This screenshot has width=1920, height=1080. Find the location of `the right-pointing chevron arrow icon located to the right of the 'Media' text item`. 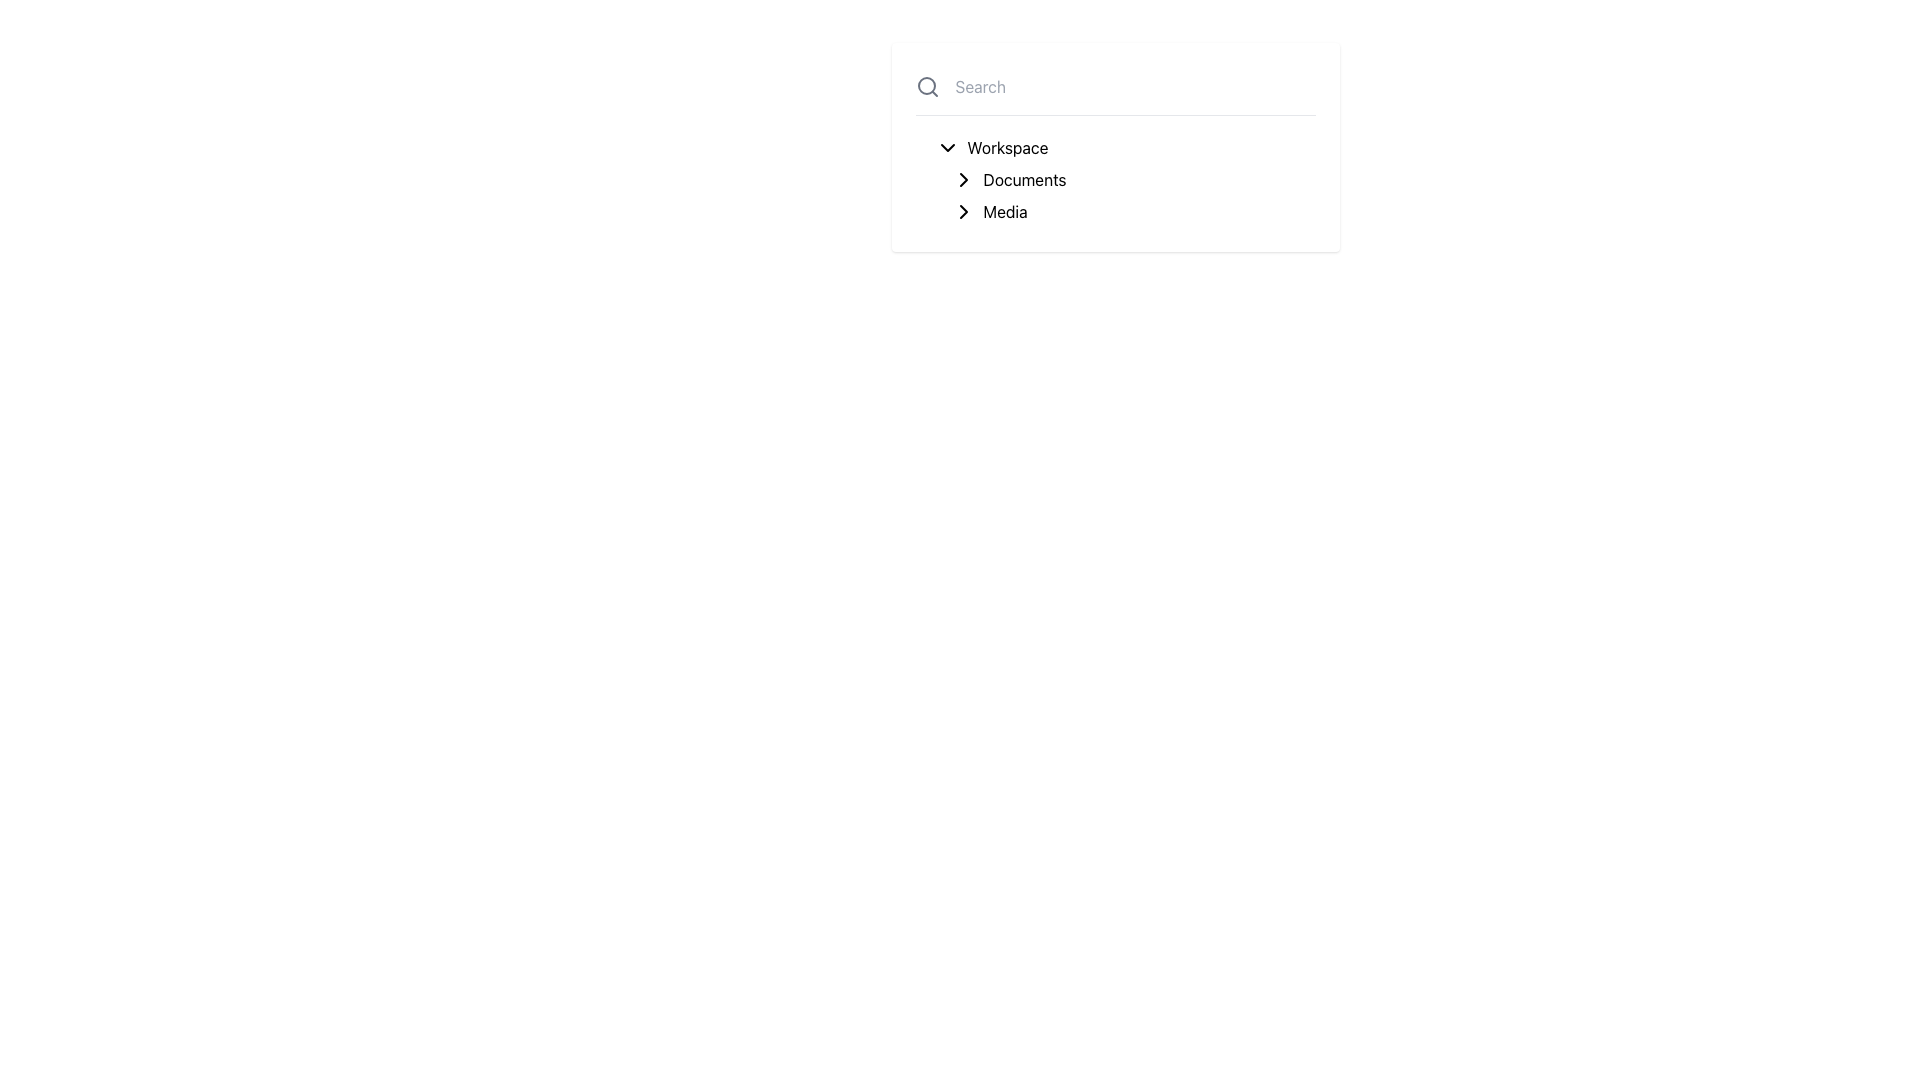

the right-pointing chevron arrow icon located to the right of the 'Media' text item is located at coordinates (963, 180).